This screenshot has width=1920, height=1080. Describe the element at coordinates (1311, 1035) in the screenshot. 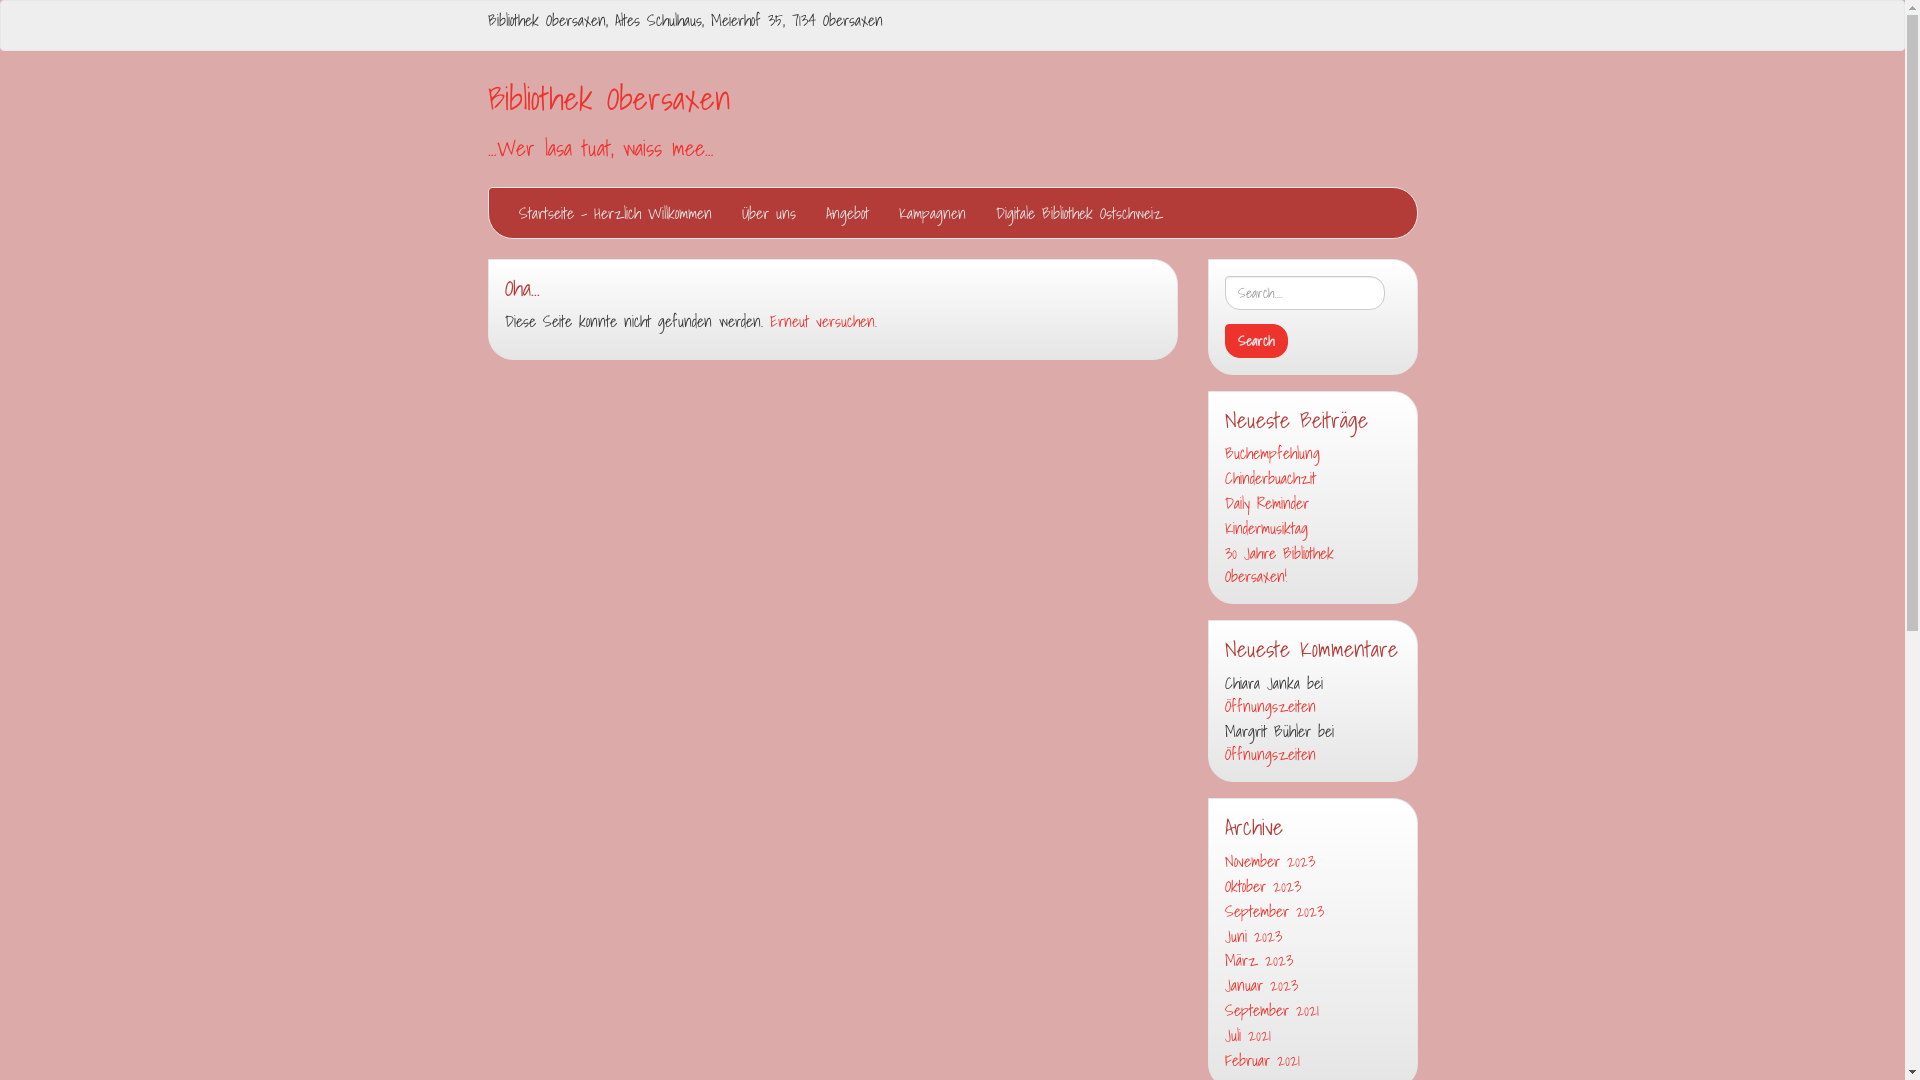

I see `'Juli 2021'` at that location.